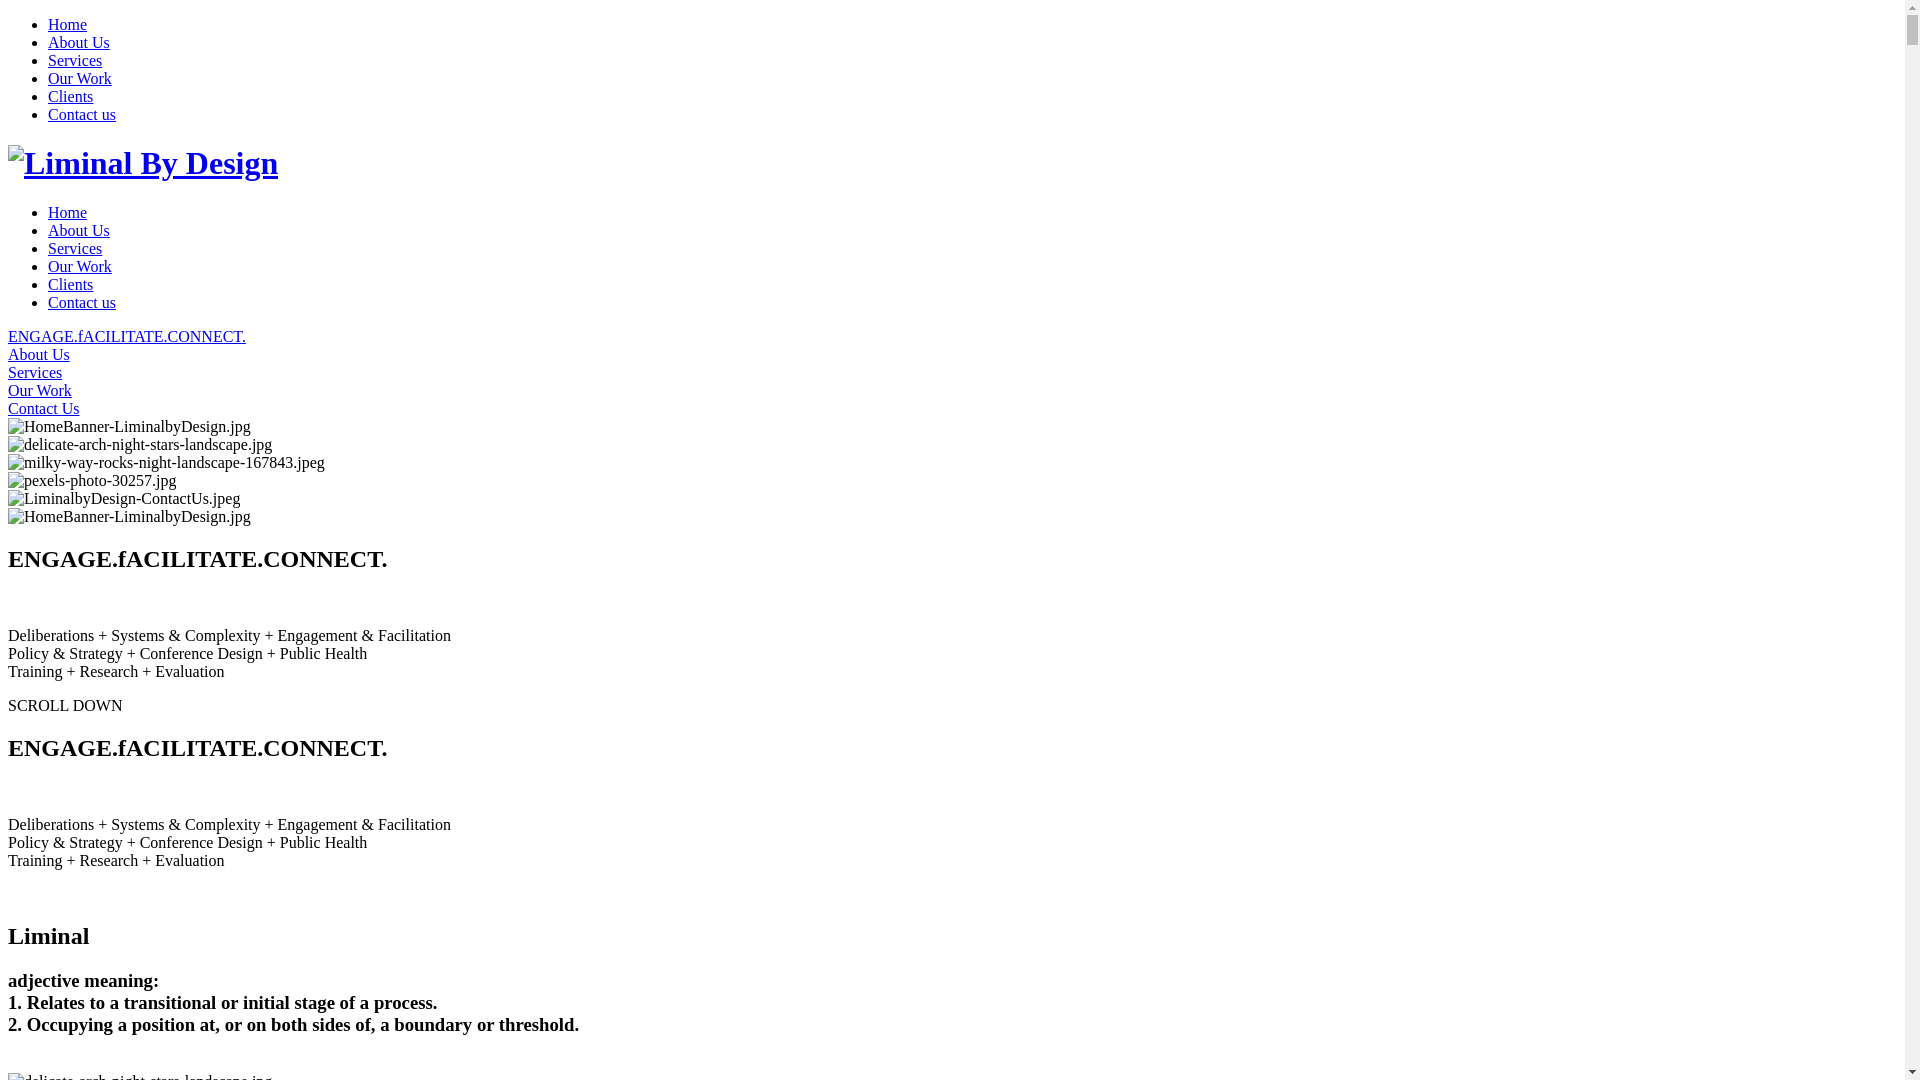  I want to click on 'Home', so click(67, 24).